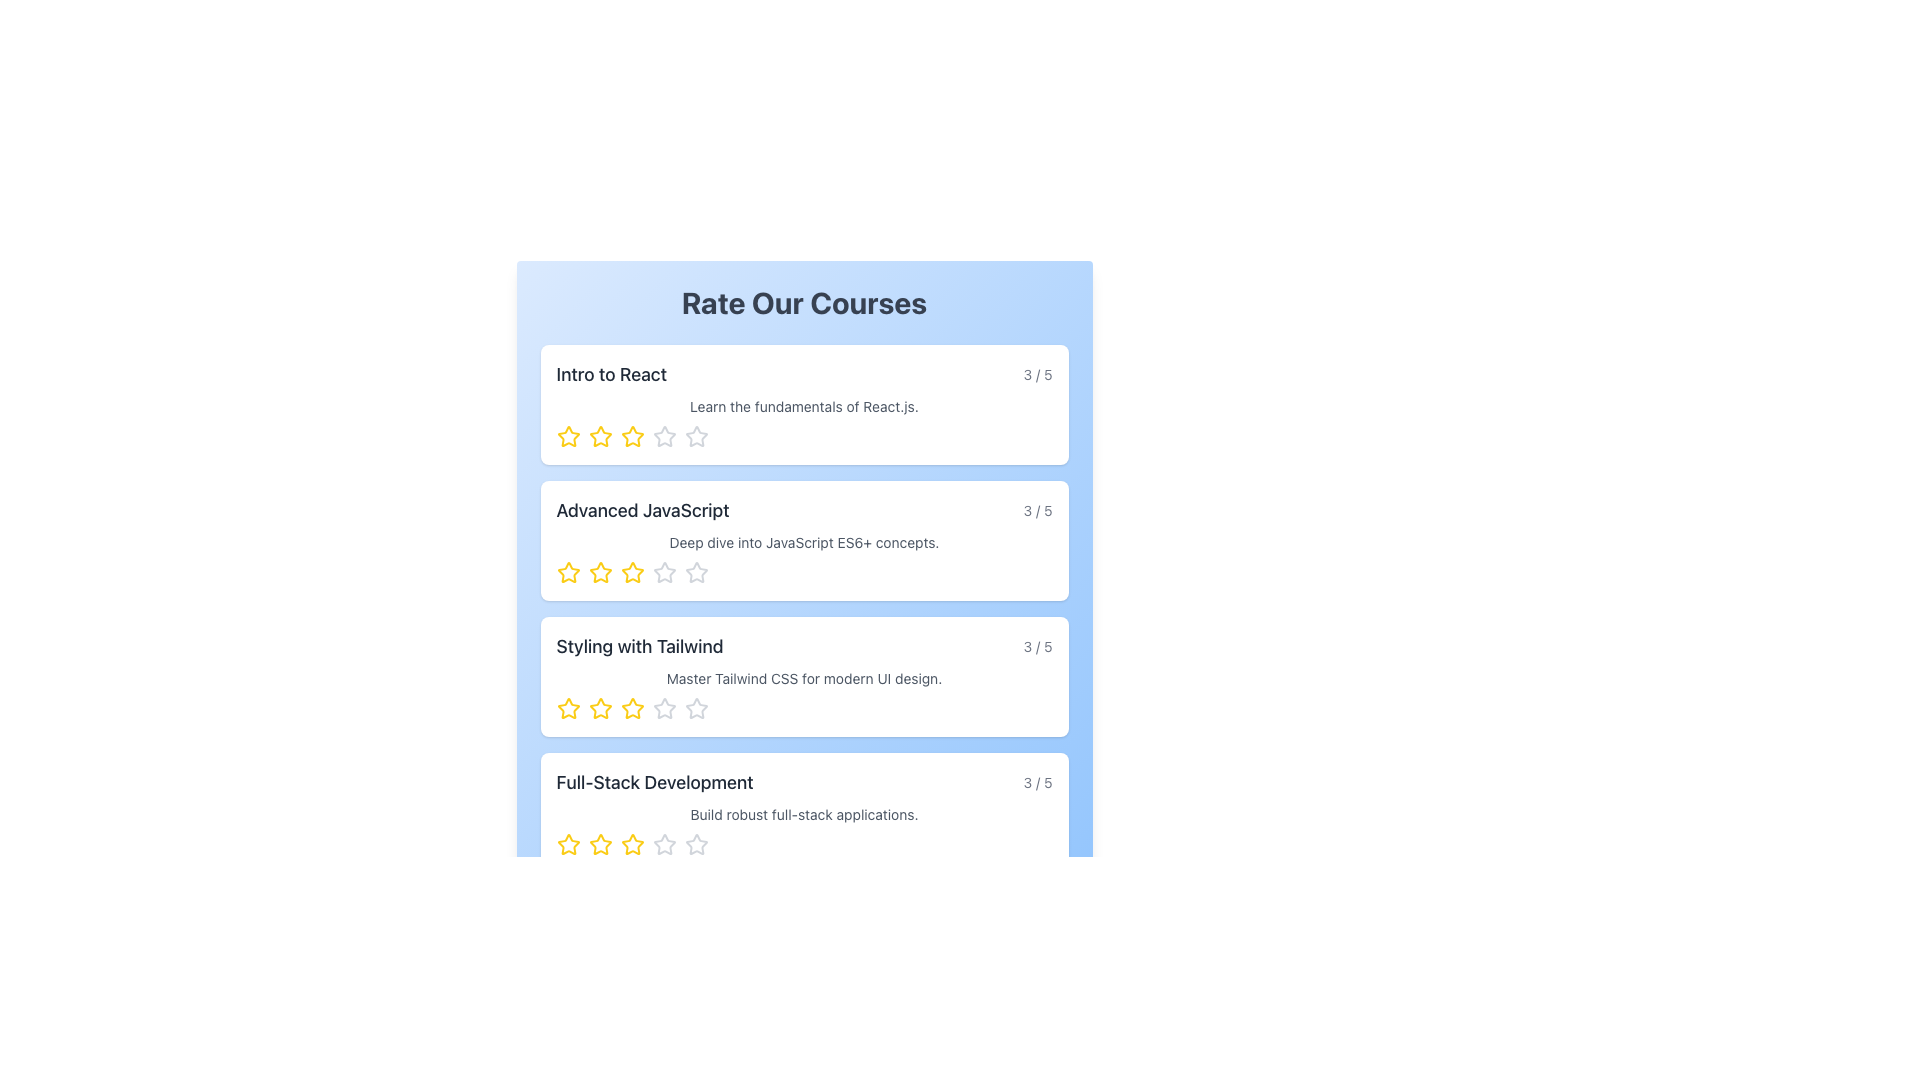 The image size is (1920, 1080). Describe the element at coordinates (804, 543) in the screenshot. I see `the static text label that describes the 'Advanced JavaScript' section, which is positioned below the title and rating score, and above the star rating component` at that location.